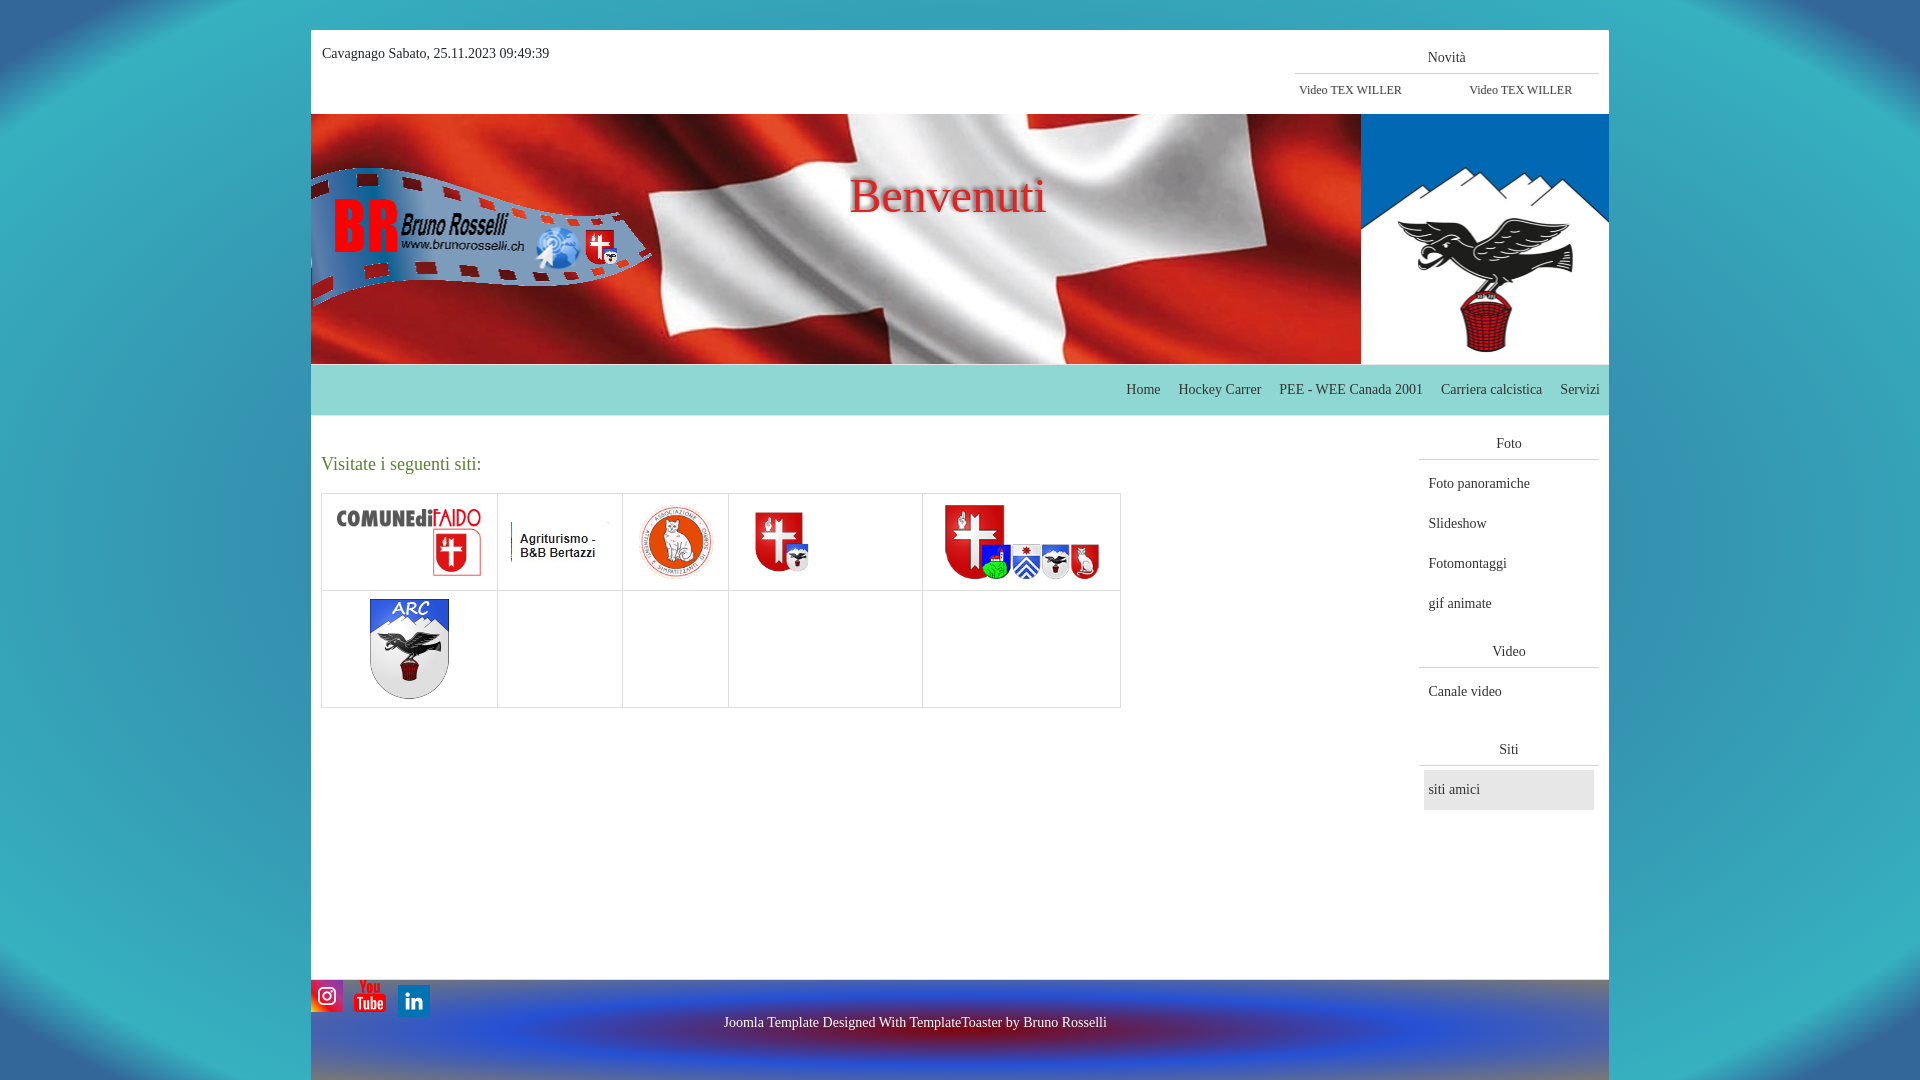 The height and width of the screenshot is (1080, 1920). Describe the element at coordinates (1531, 88) in the screenshot. I see `'Video TEX WILLER'` at that location.